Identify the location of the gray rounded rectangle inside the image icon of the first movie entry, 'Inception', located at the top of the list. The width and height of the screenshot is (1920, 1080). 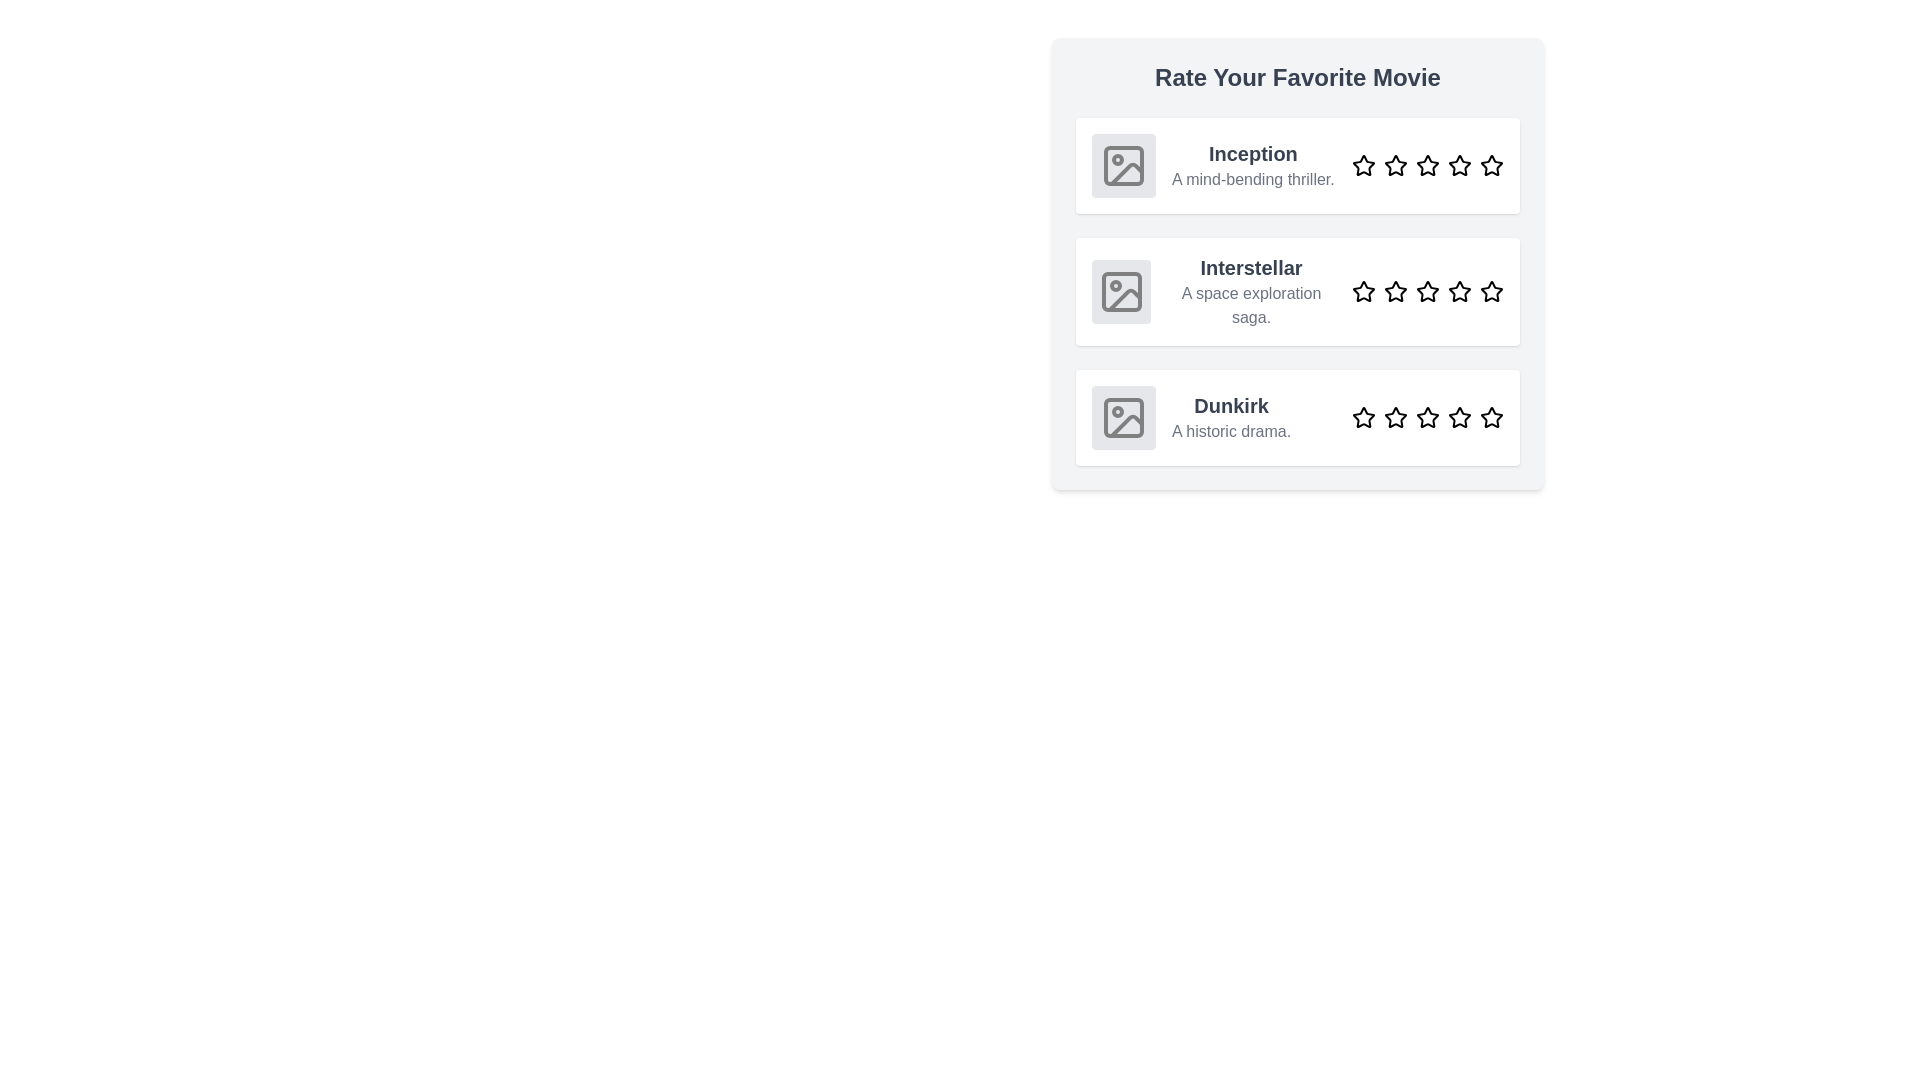
(1123, 164).